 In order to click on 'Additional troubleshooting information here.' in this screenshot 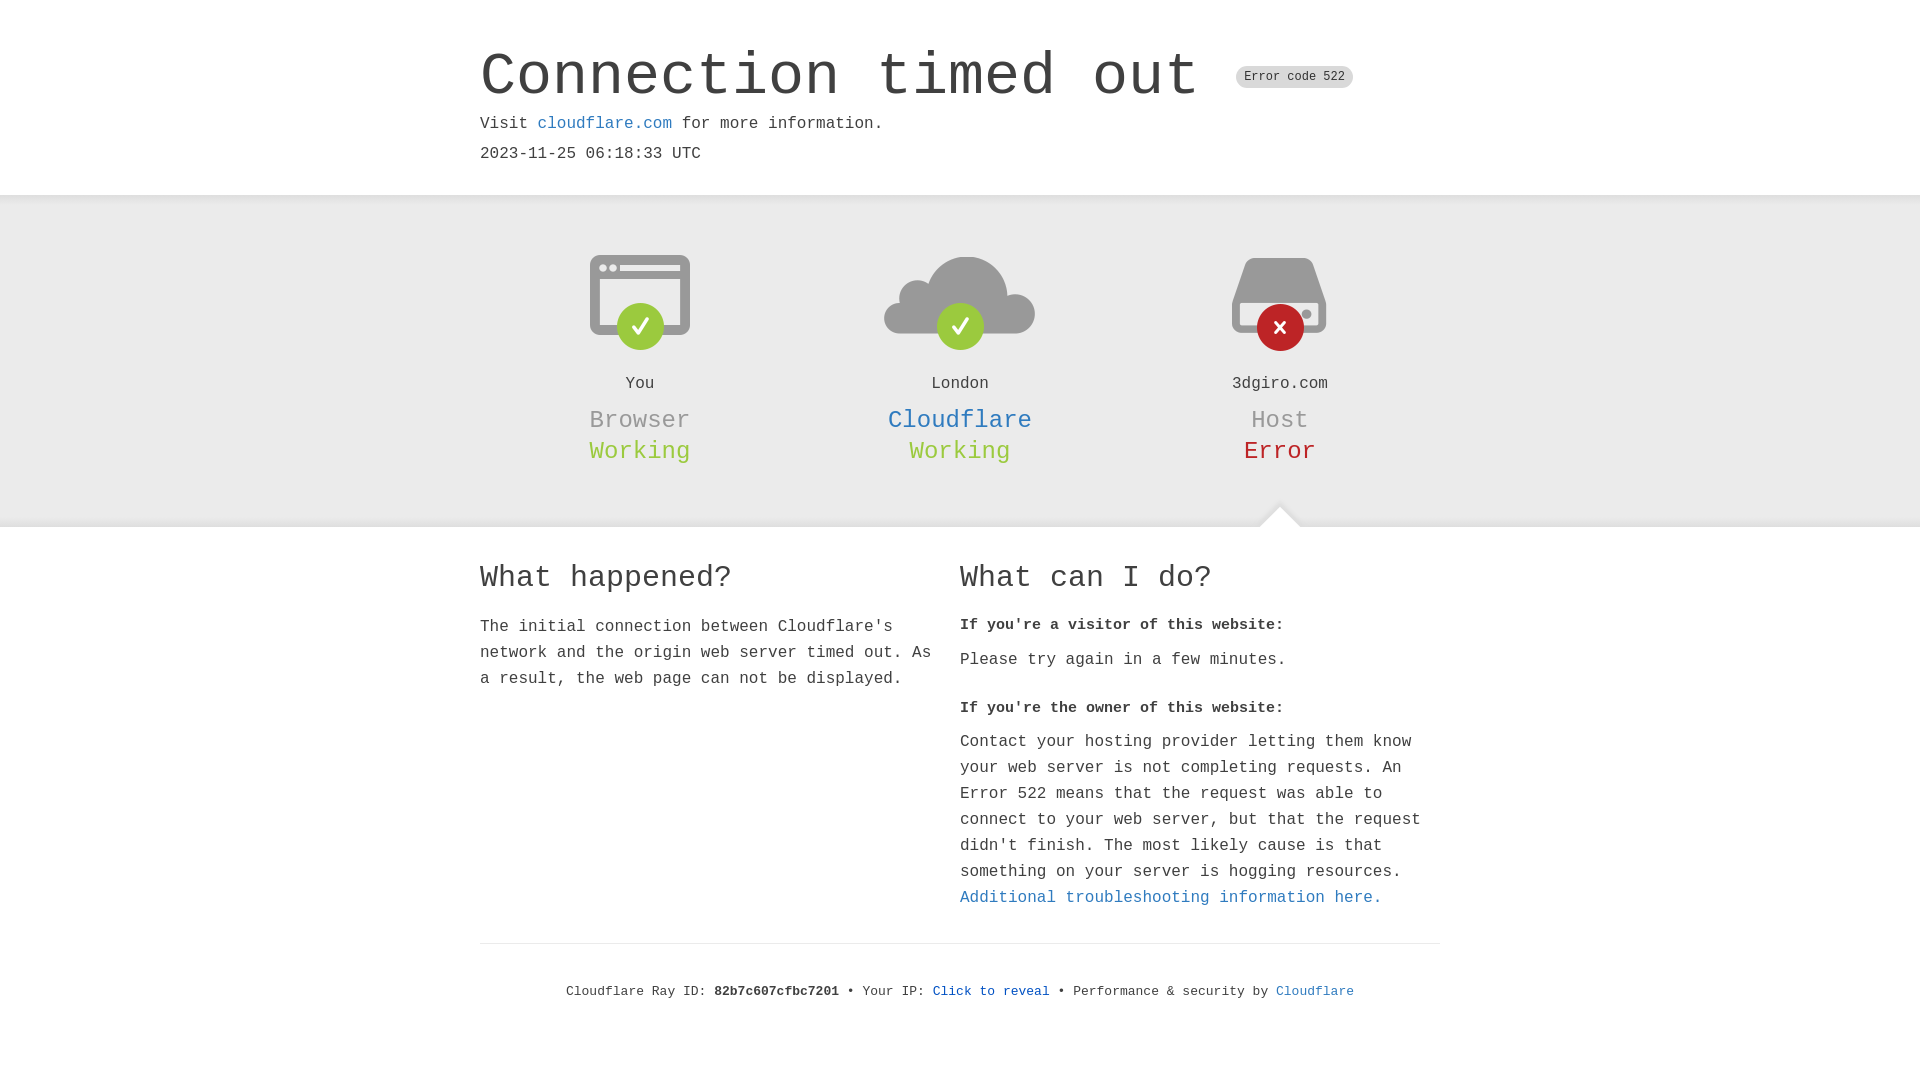, I will do `click(1171, 897)`.